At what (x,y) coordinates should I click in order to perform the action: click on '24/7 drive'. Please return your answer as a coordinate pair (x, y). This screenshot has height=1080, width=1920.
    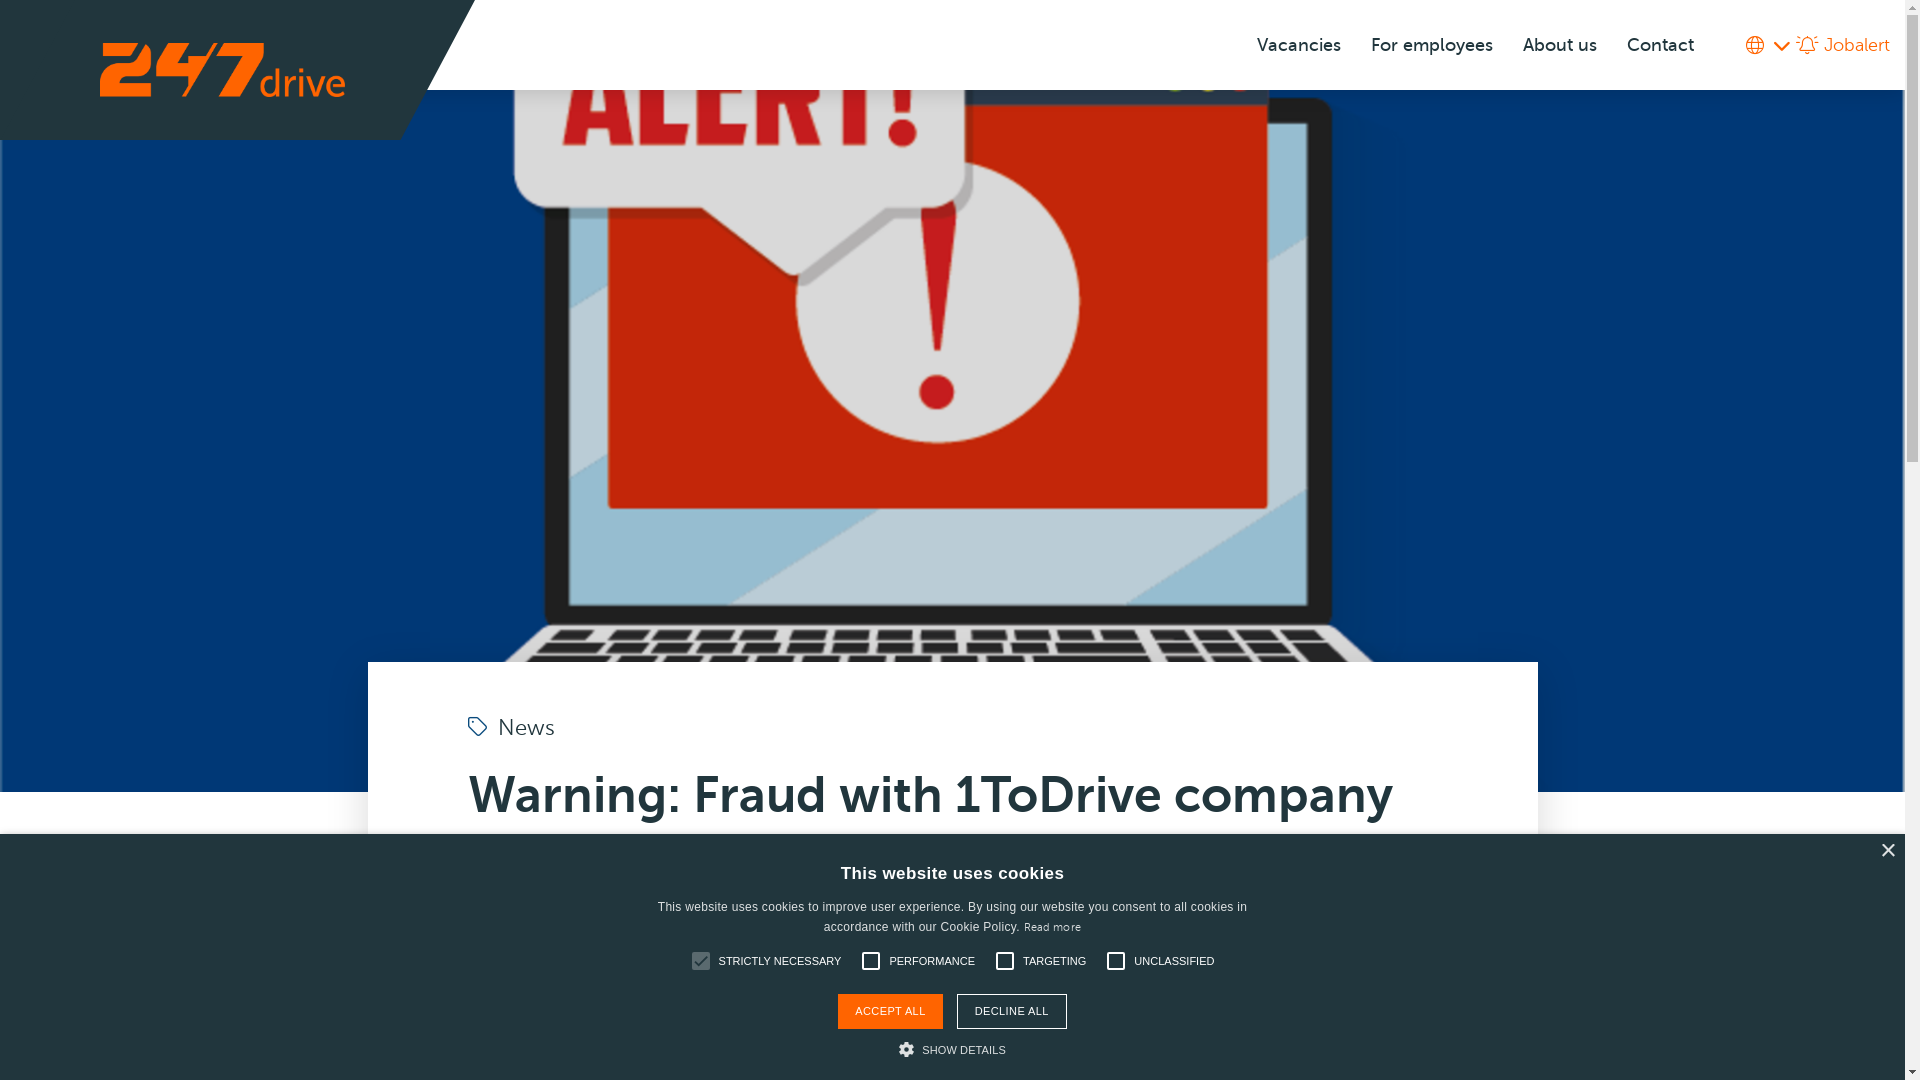
    Looking at the image, I should click on (222, 68).